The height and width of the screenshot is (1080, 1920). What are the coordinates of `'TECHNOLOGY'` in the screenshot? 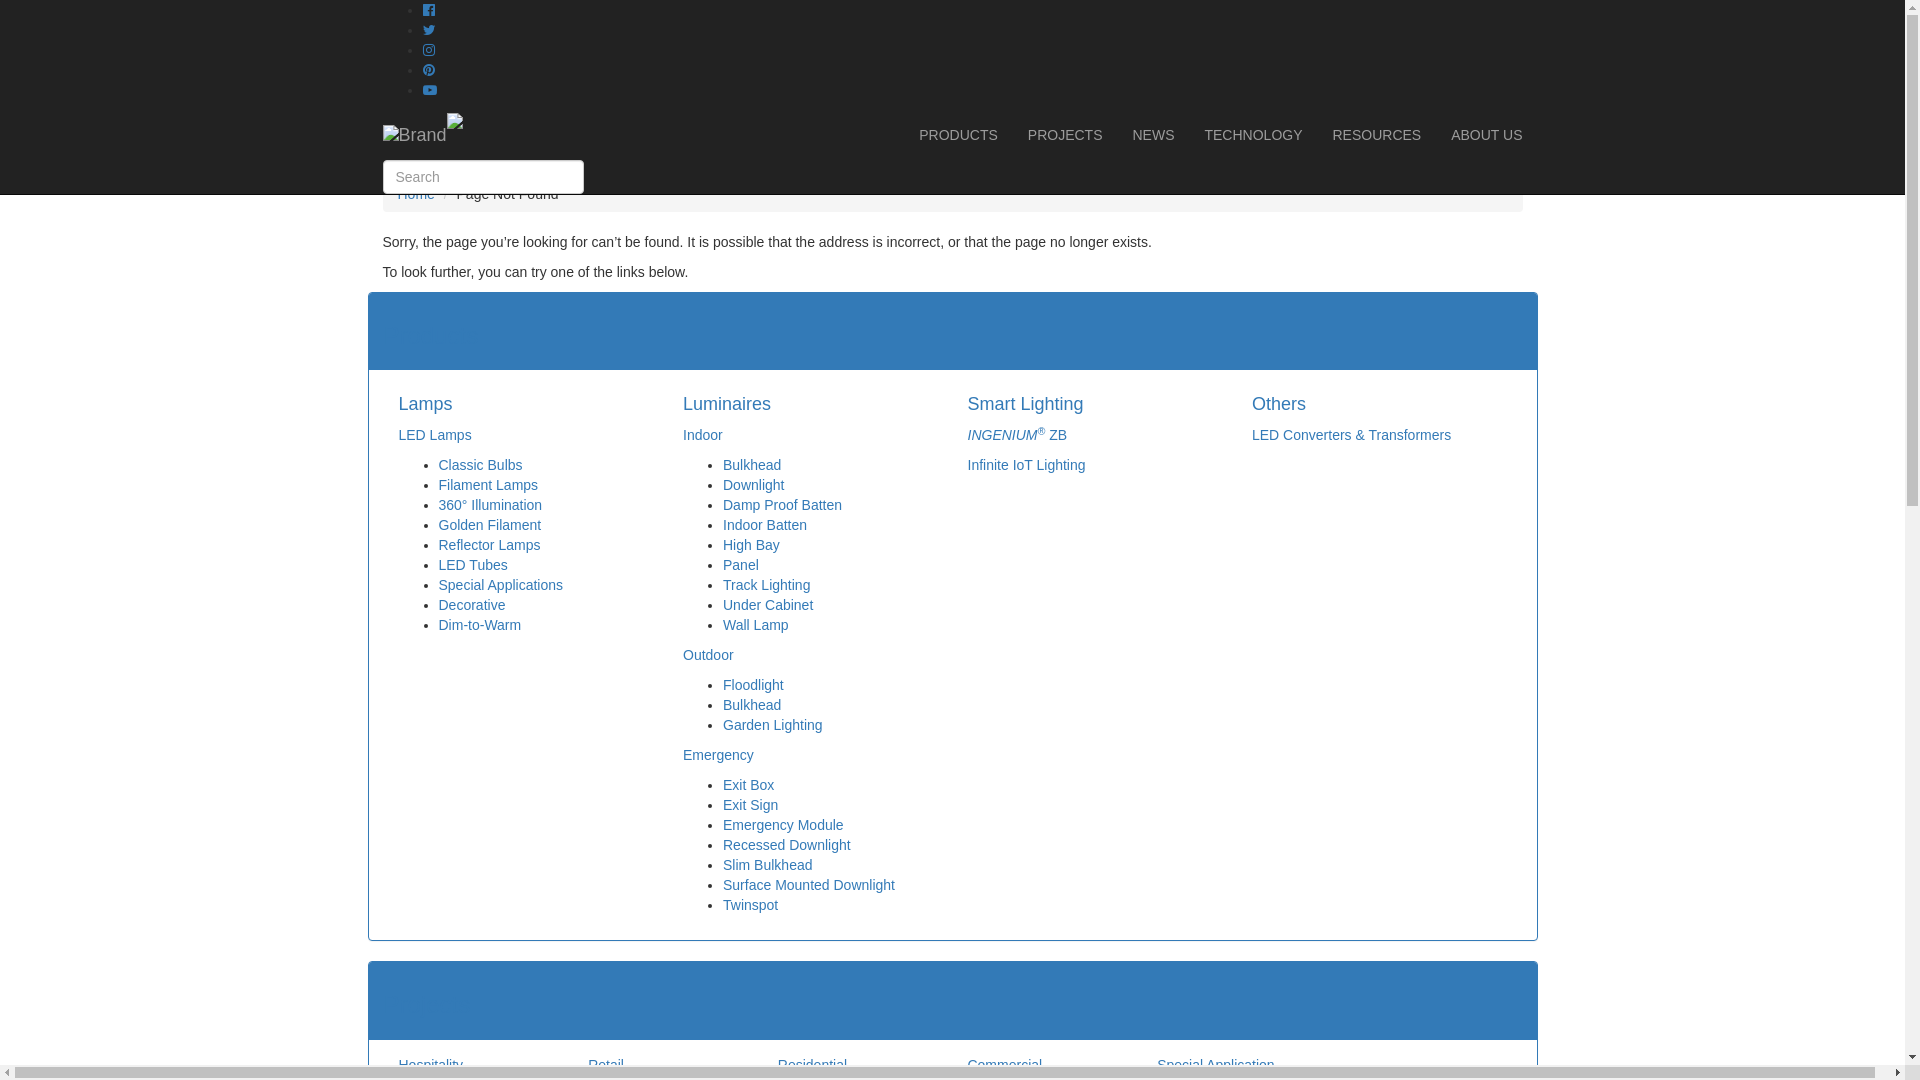 It's located at (1251, 135).